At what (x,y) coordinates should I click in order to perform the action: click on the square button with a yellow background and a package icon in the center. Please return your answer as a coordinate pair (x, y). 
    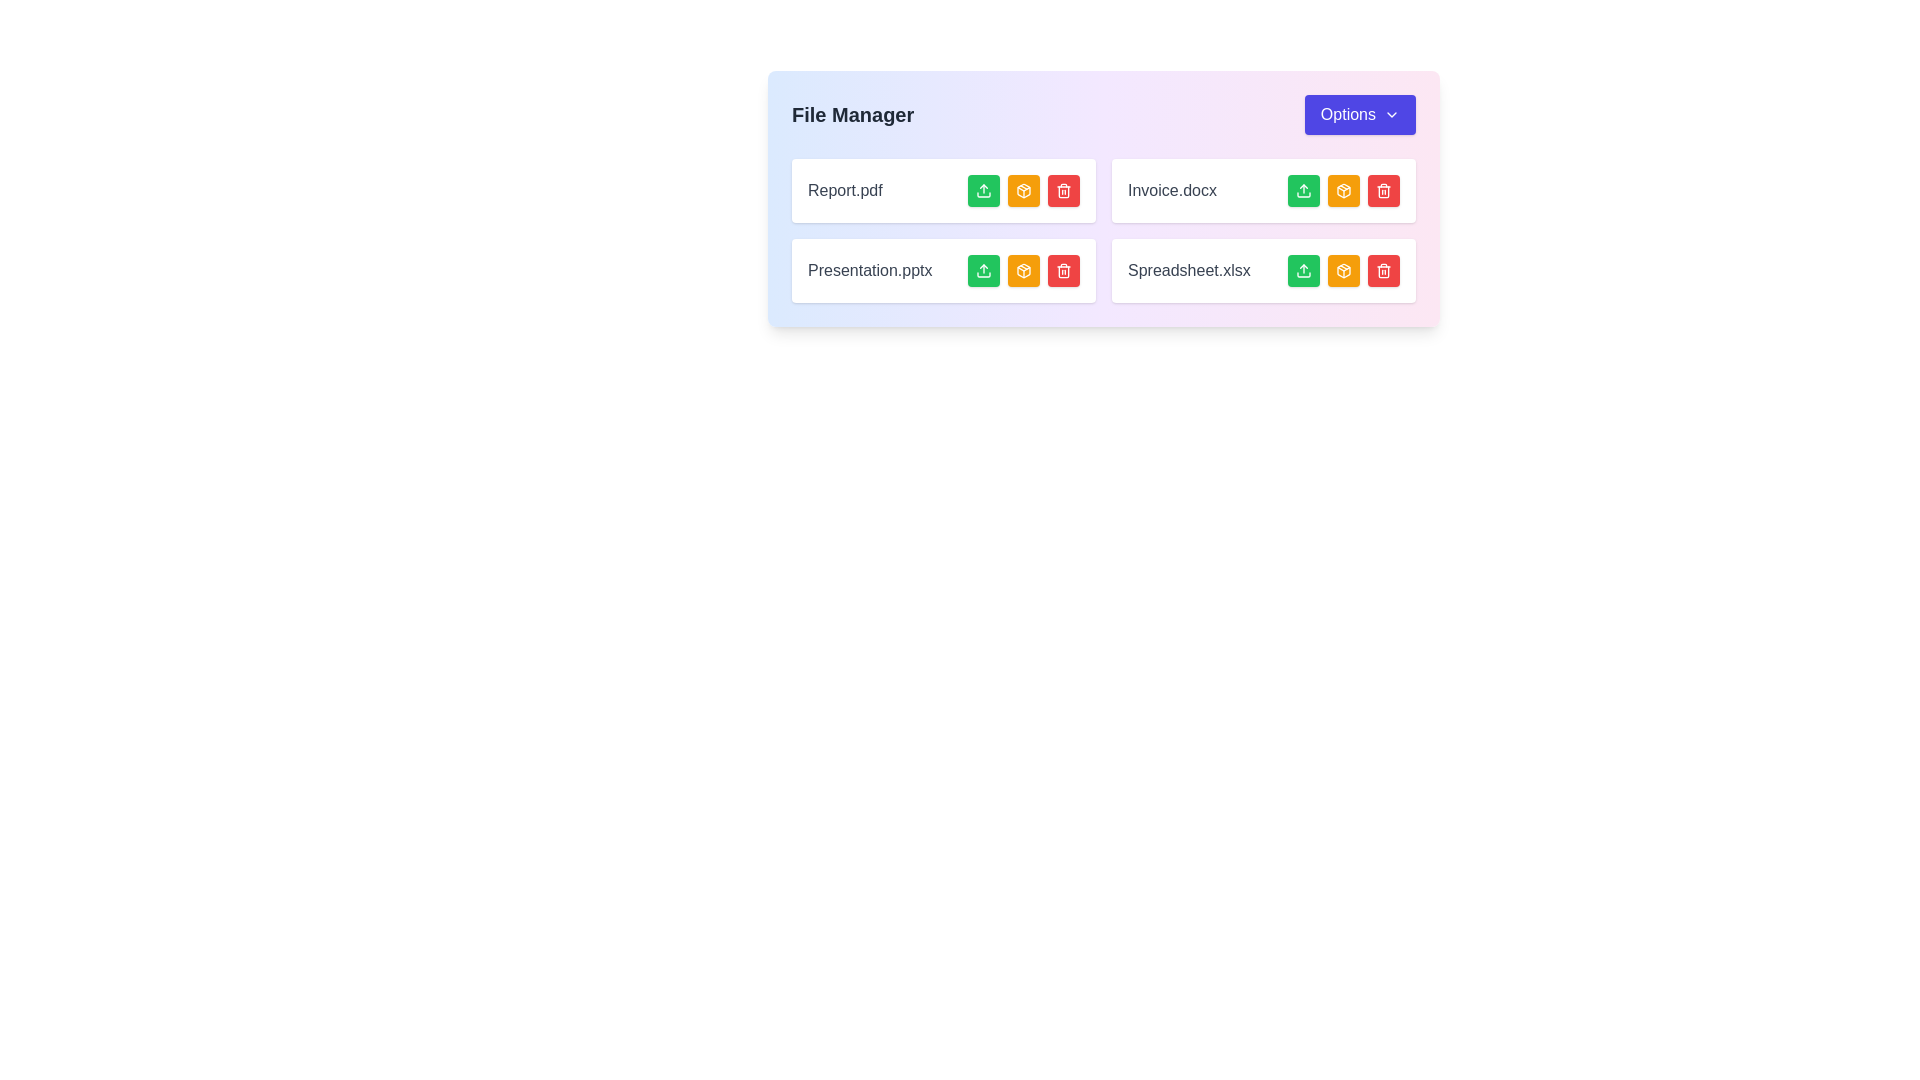
    Looking at the image, I should click on (1344, 270).